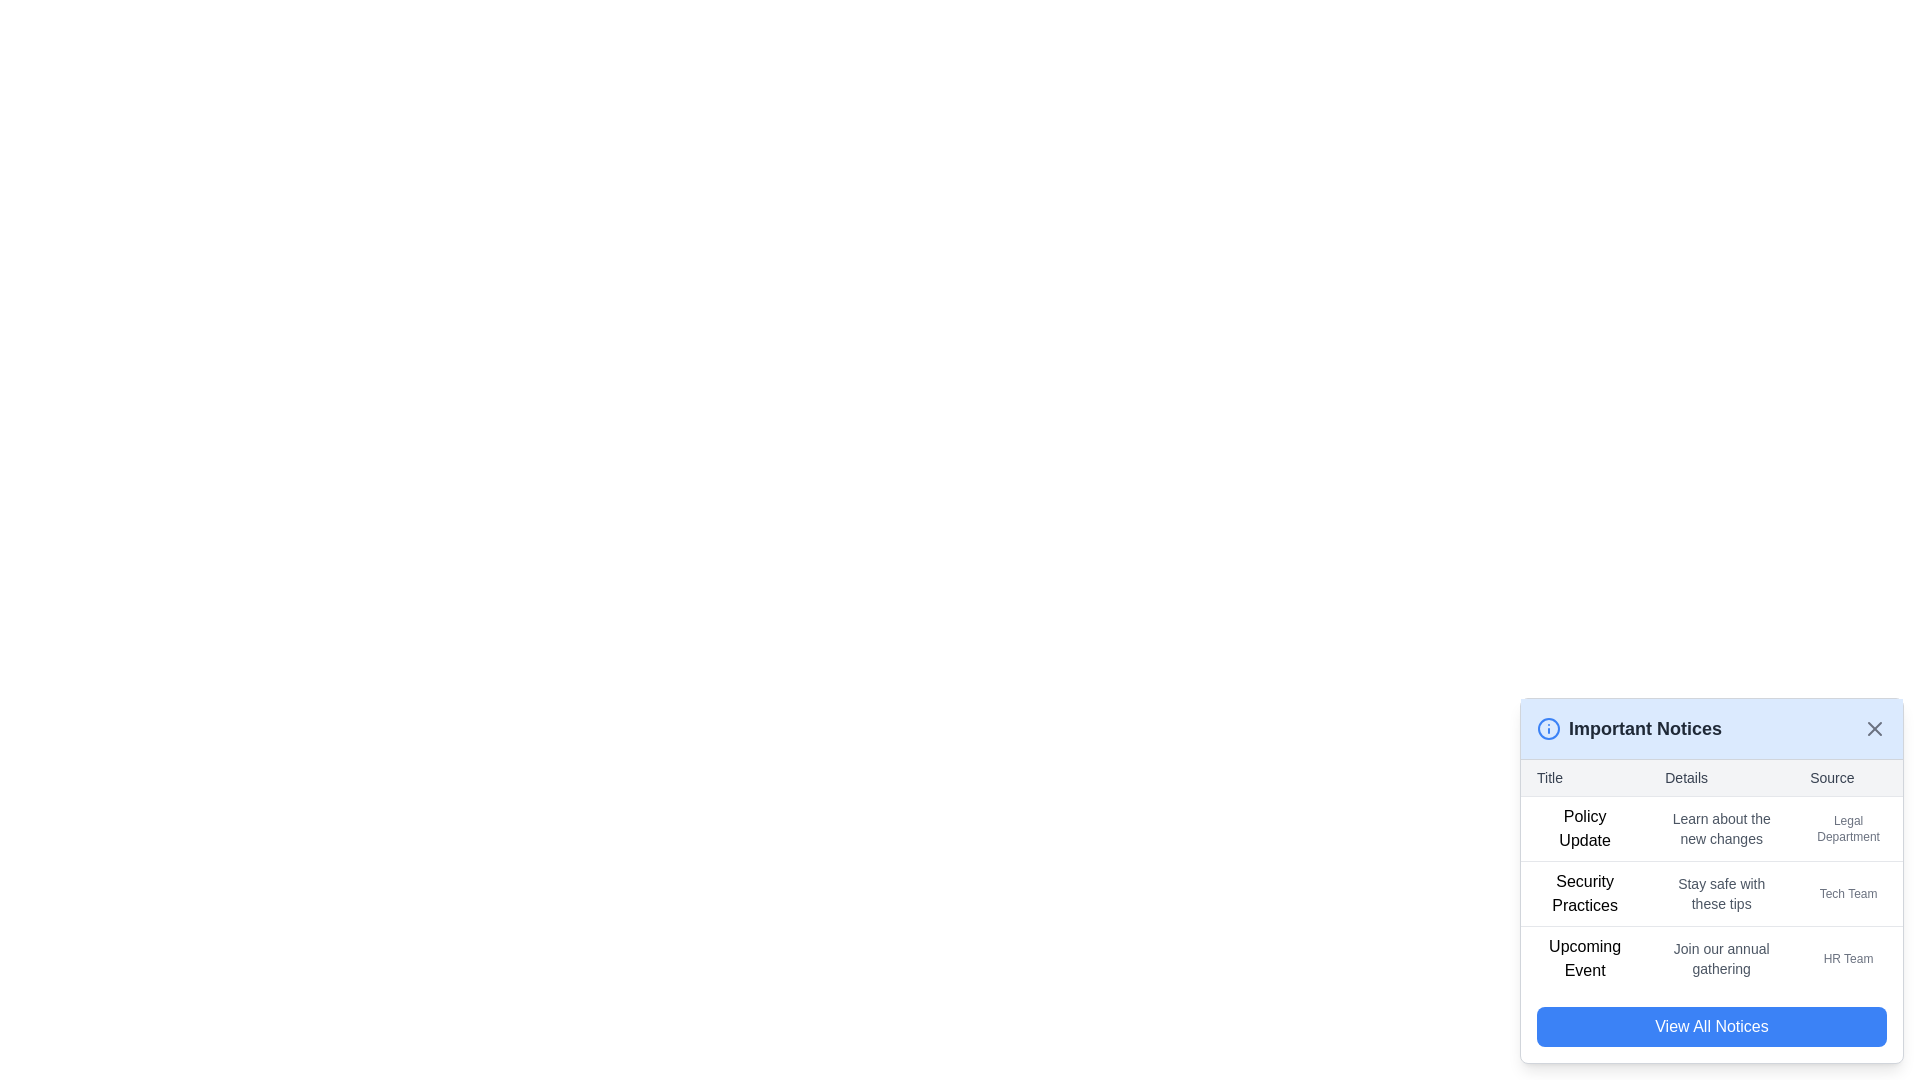  Describe the element at coordinates (1874, 729) in the screenshot. I see `the small gray close ('X') button located in the upper-right corner of the 'Important Notices' header to change its color` at that location.